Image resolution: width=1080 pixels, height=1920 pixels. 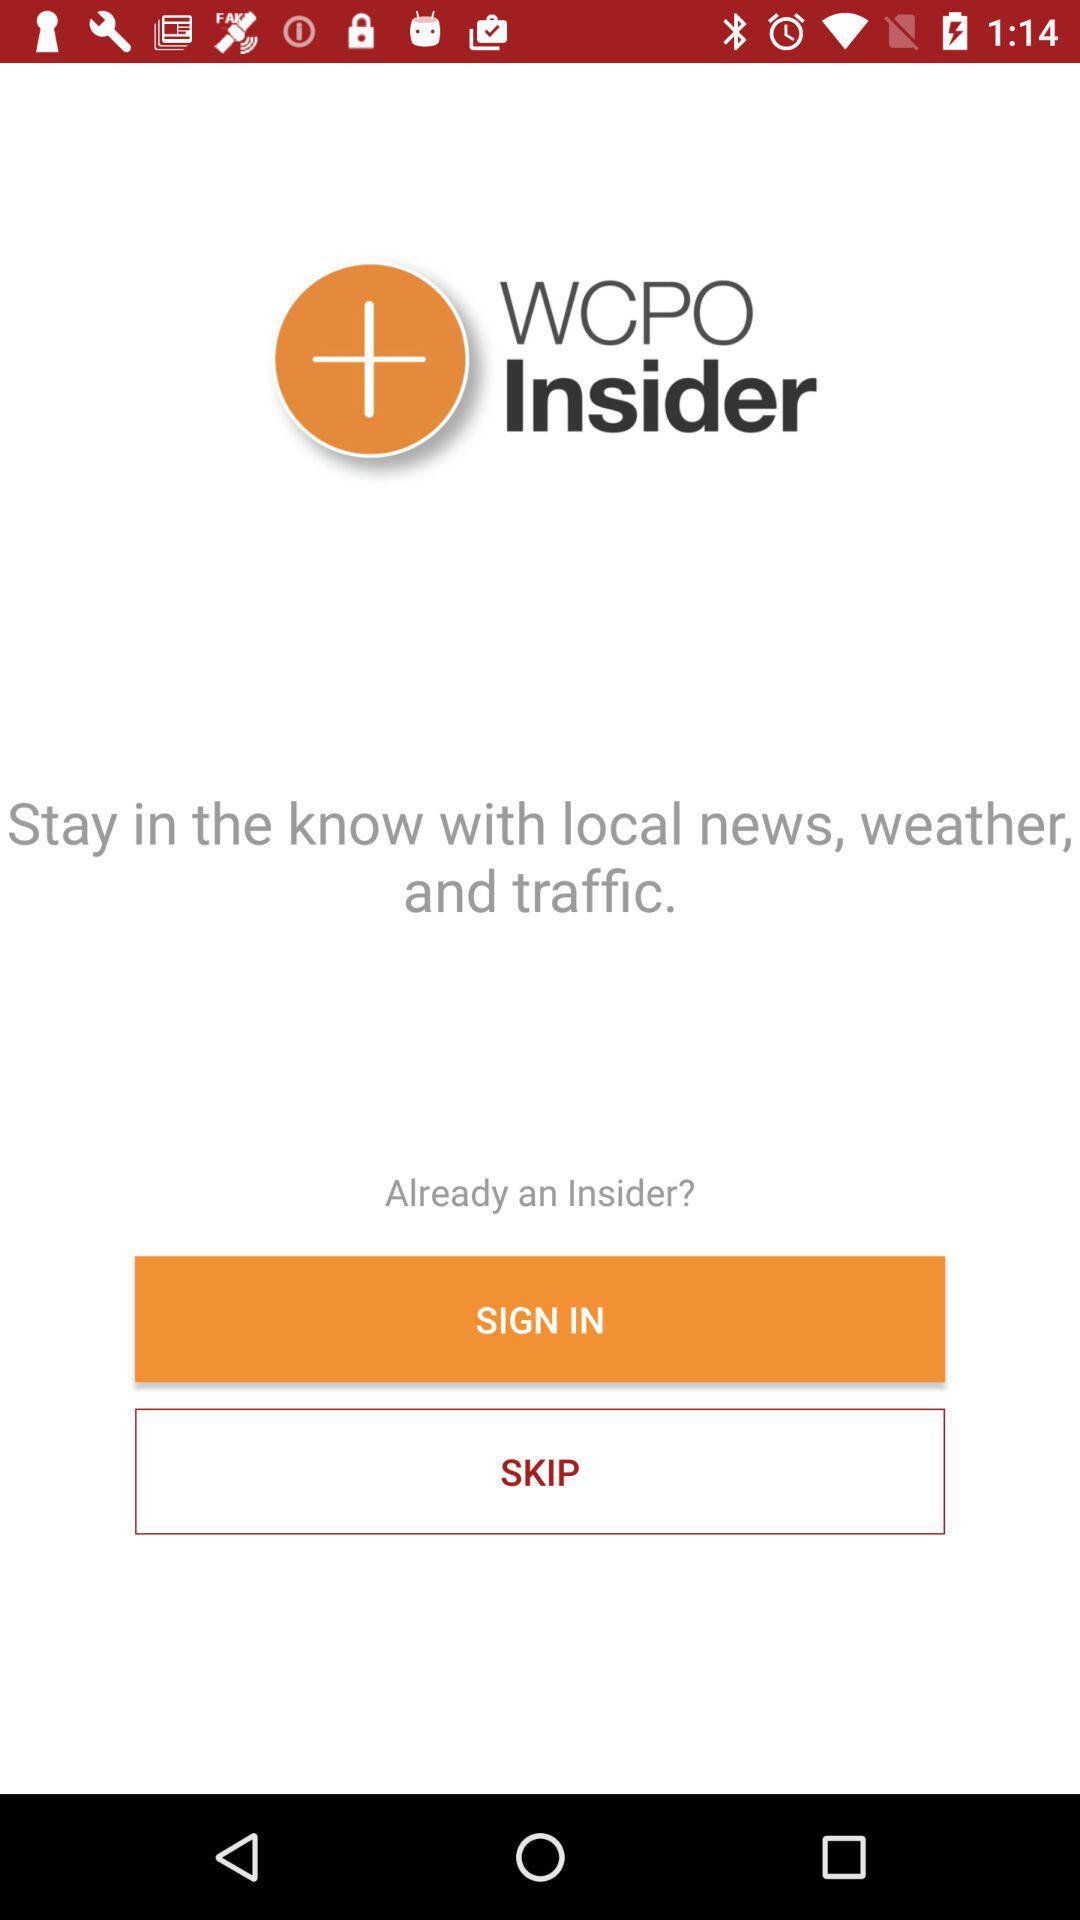 What do you see at coordinates (540, 1319) in the screenshot?
I see `icon above the skip` at bounding box center [540, 1319].